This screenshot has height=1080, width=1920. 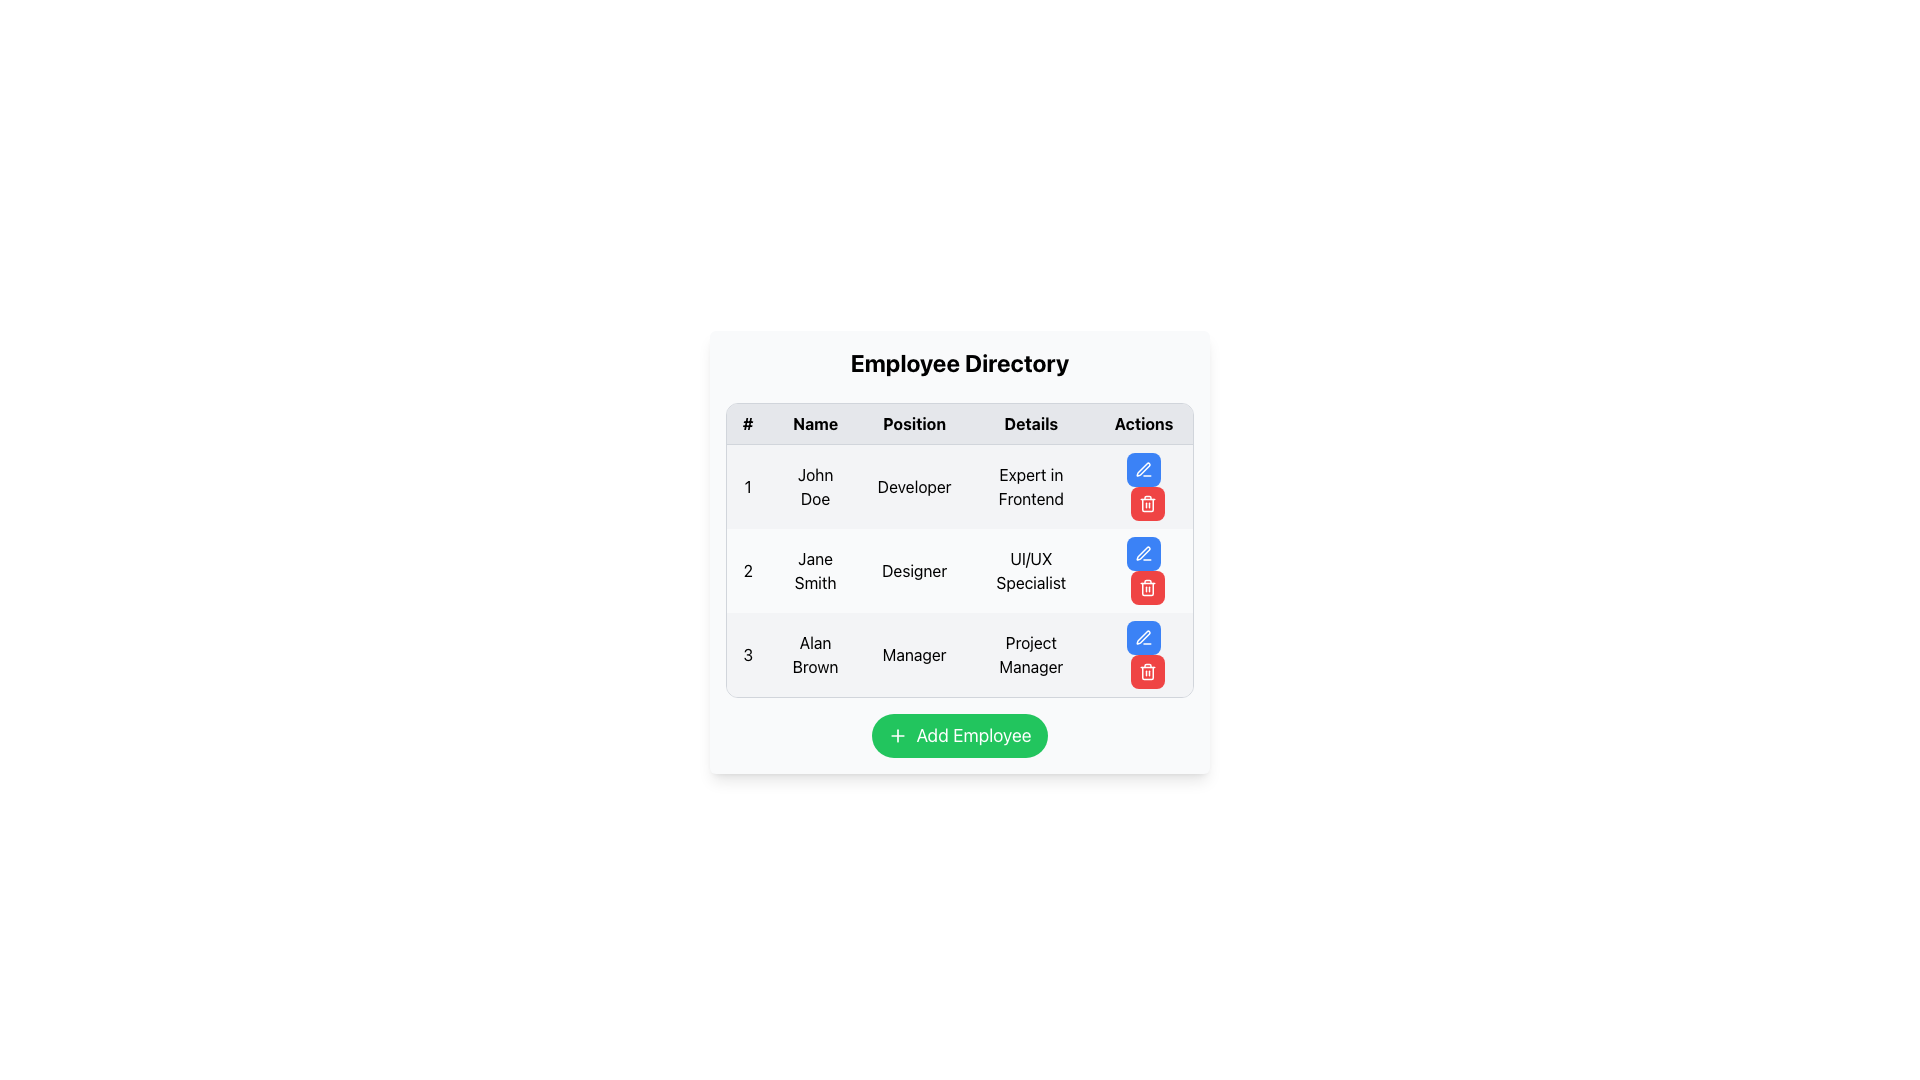 I want to click on the pen icon within the blue button located in the second row of the 'Actions' column next to 'Jane Smith', so click(x=1143, y=470).